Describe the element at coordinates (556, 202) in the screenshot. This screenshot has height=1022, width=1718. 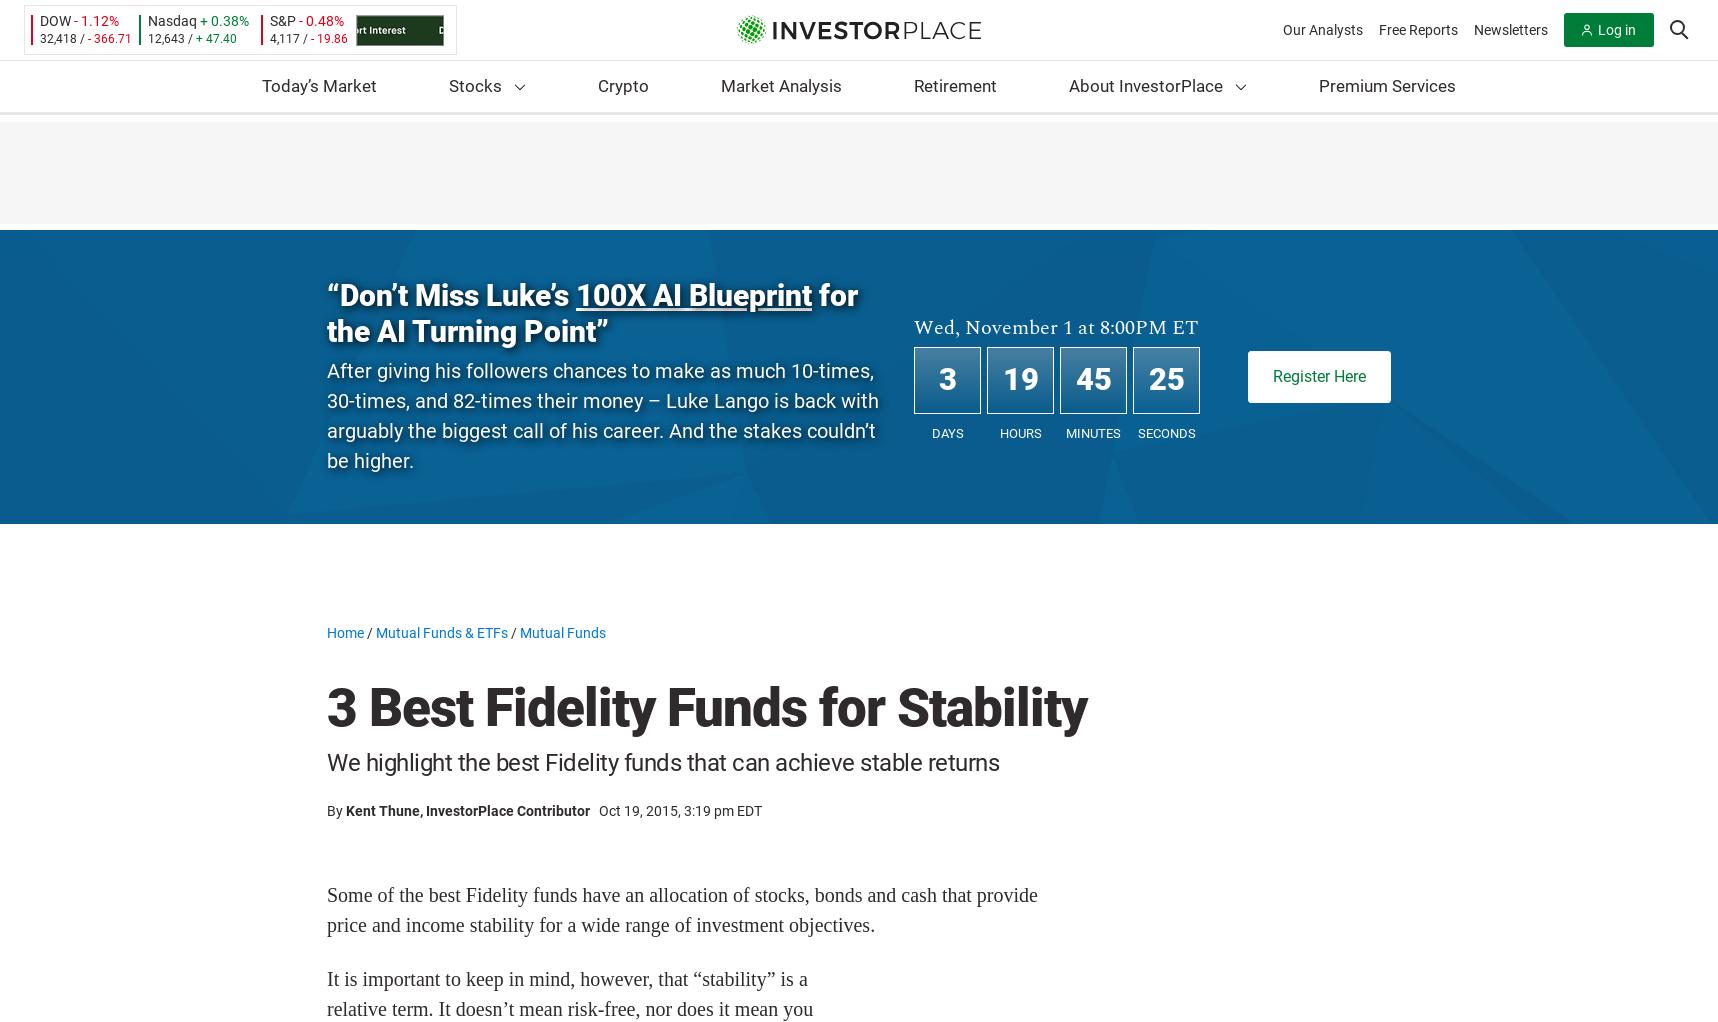
I see `'Hot Stocks'` at that location.